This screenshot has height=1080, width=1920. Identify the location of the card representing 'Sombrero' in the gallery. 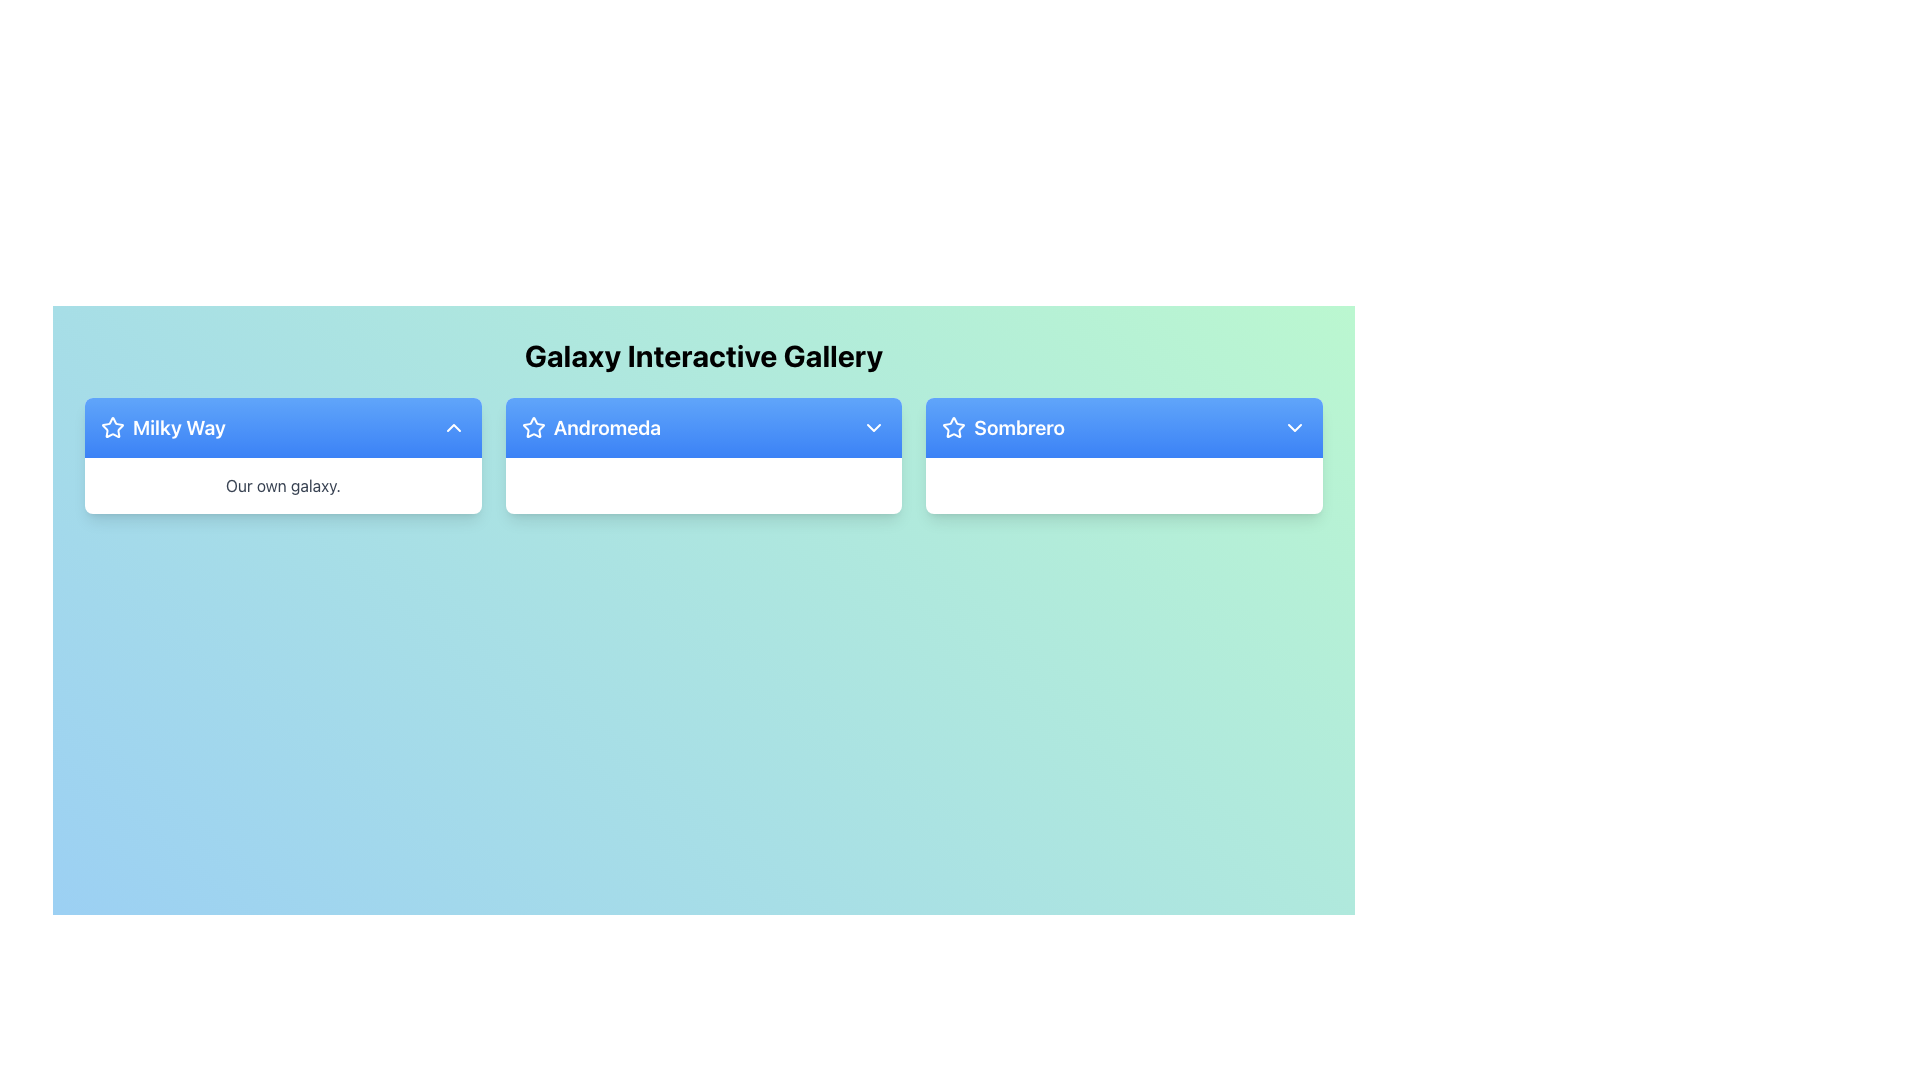
(1124, 455).